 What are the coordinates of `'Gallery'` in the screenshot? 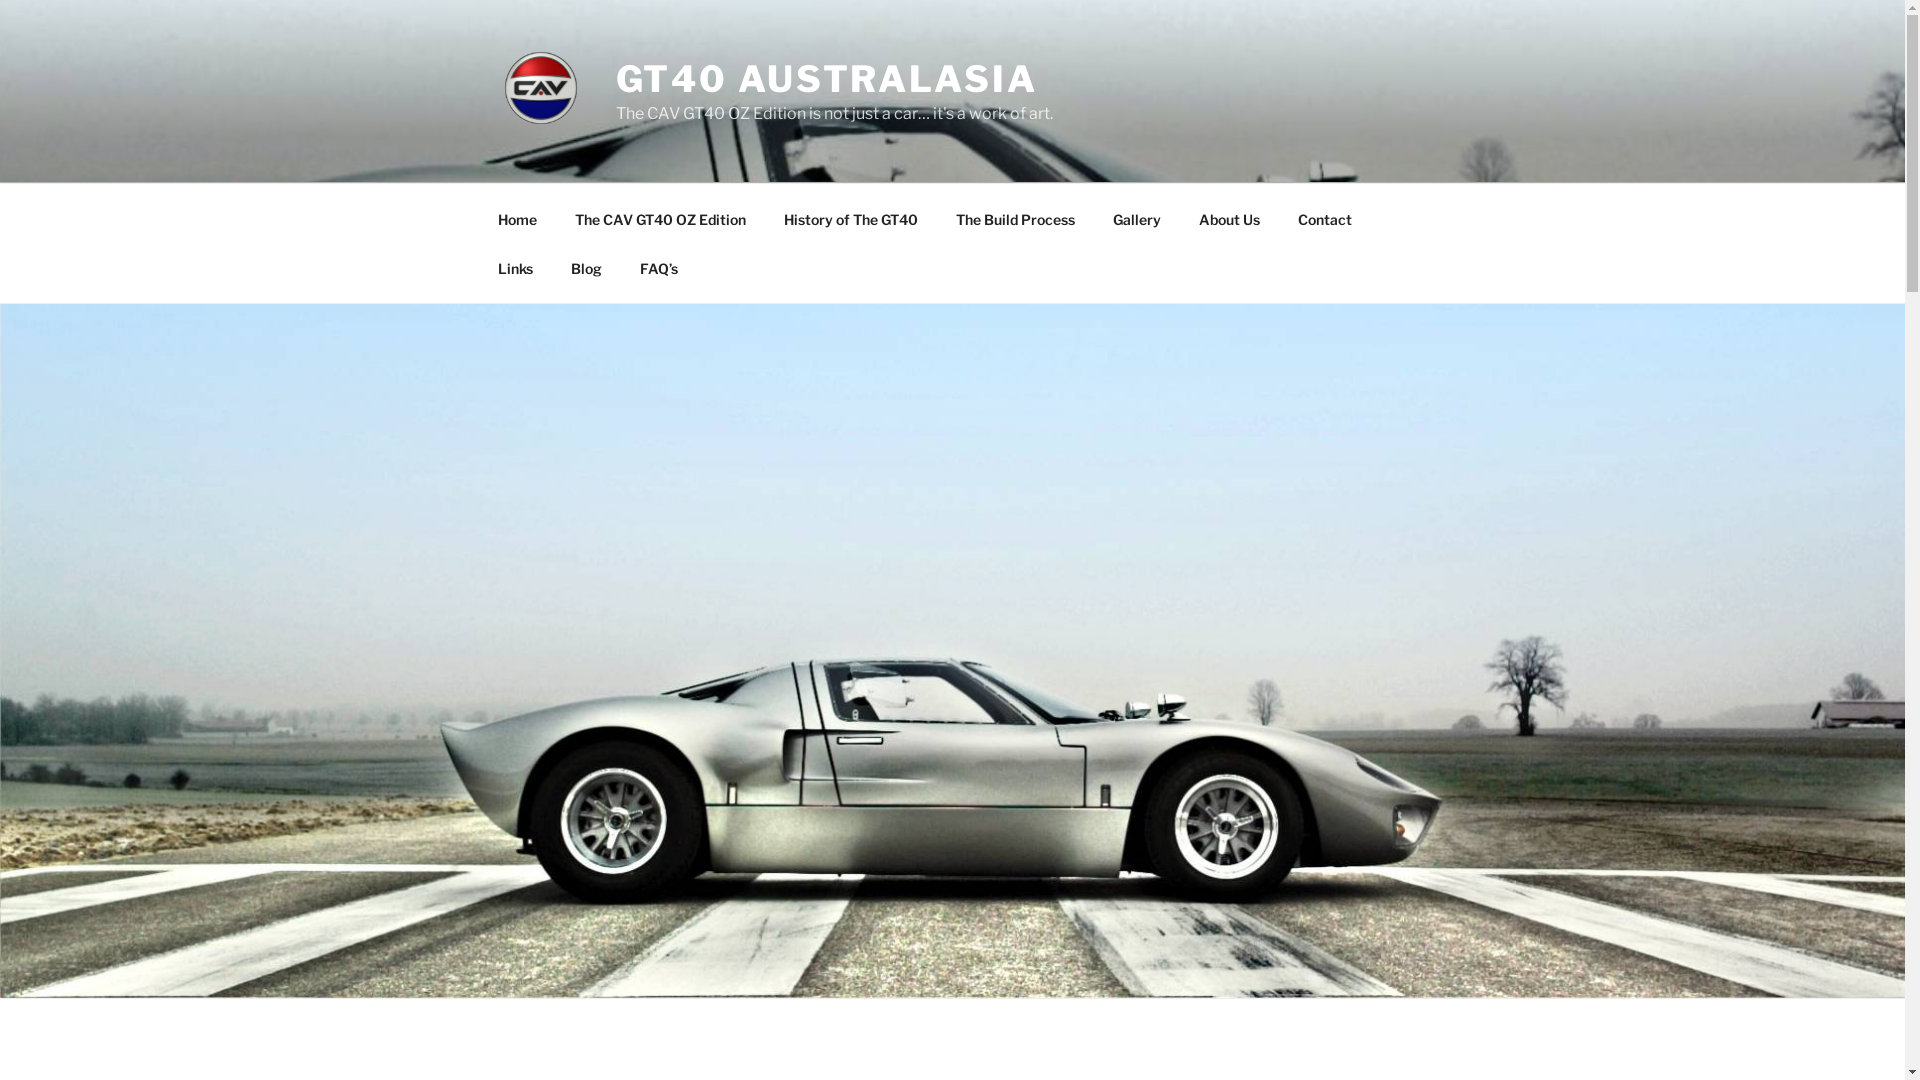 It's located at (1137, 218).